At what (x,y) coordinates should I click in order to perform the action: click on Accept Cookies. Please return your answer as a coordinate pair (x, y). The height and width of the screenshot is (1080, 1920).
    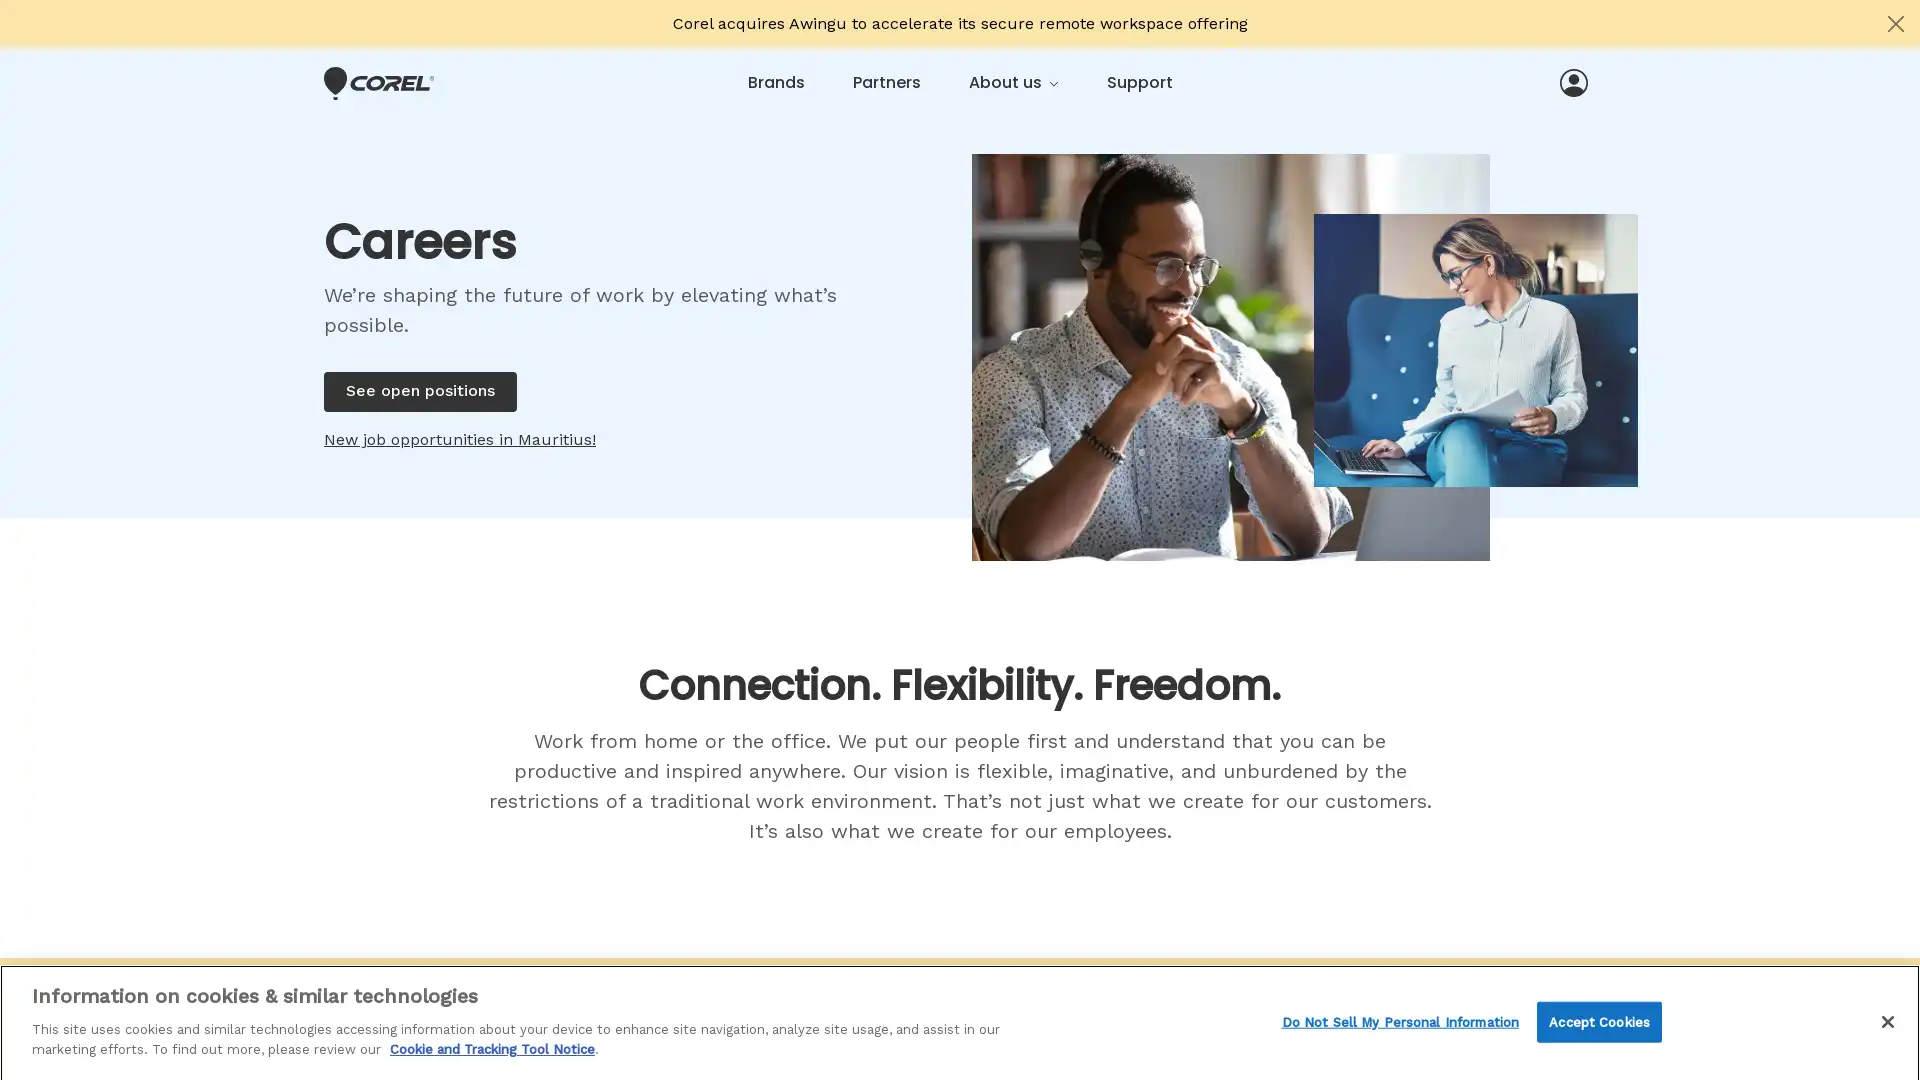
    Looking at the image, I should click on (1598, 1019).